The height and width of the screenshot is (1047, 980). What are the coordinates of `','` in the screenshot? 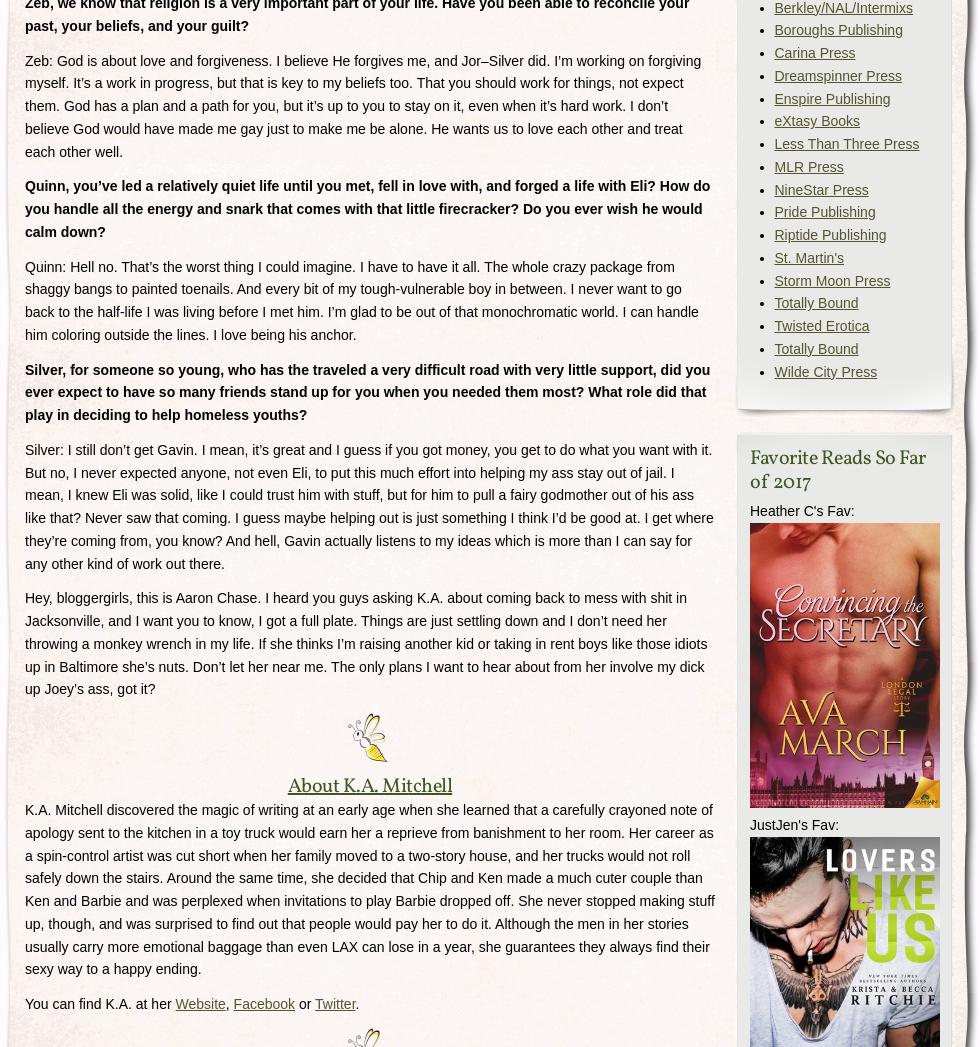 It's located at (225, 1003).